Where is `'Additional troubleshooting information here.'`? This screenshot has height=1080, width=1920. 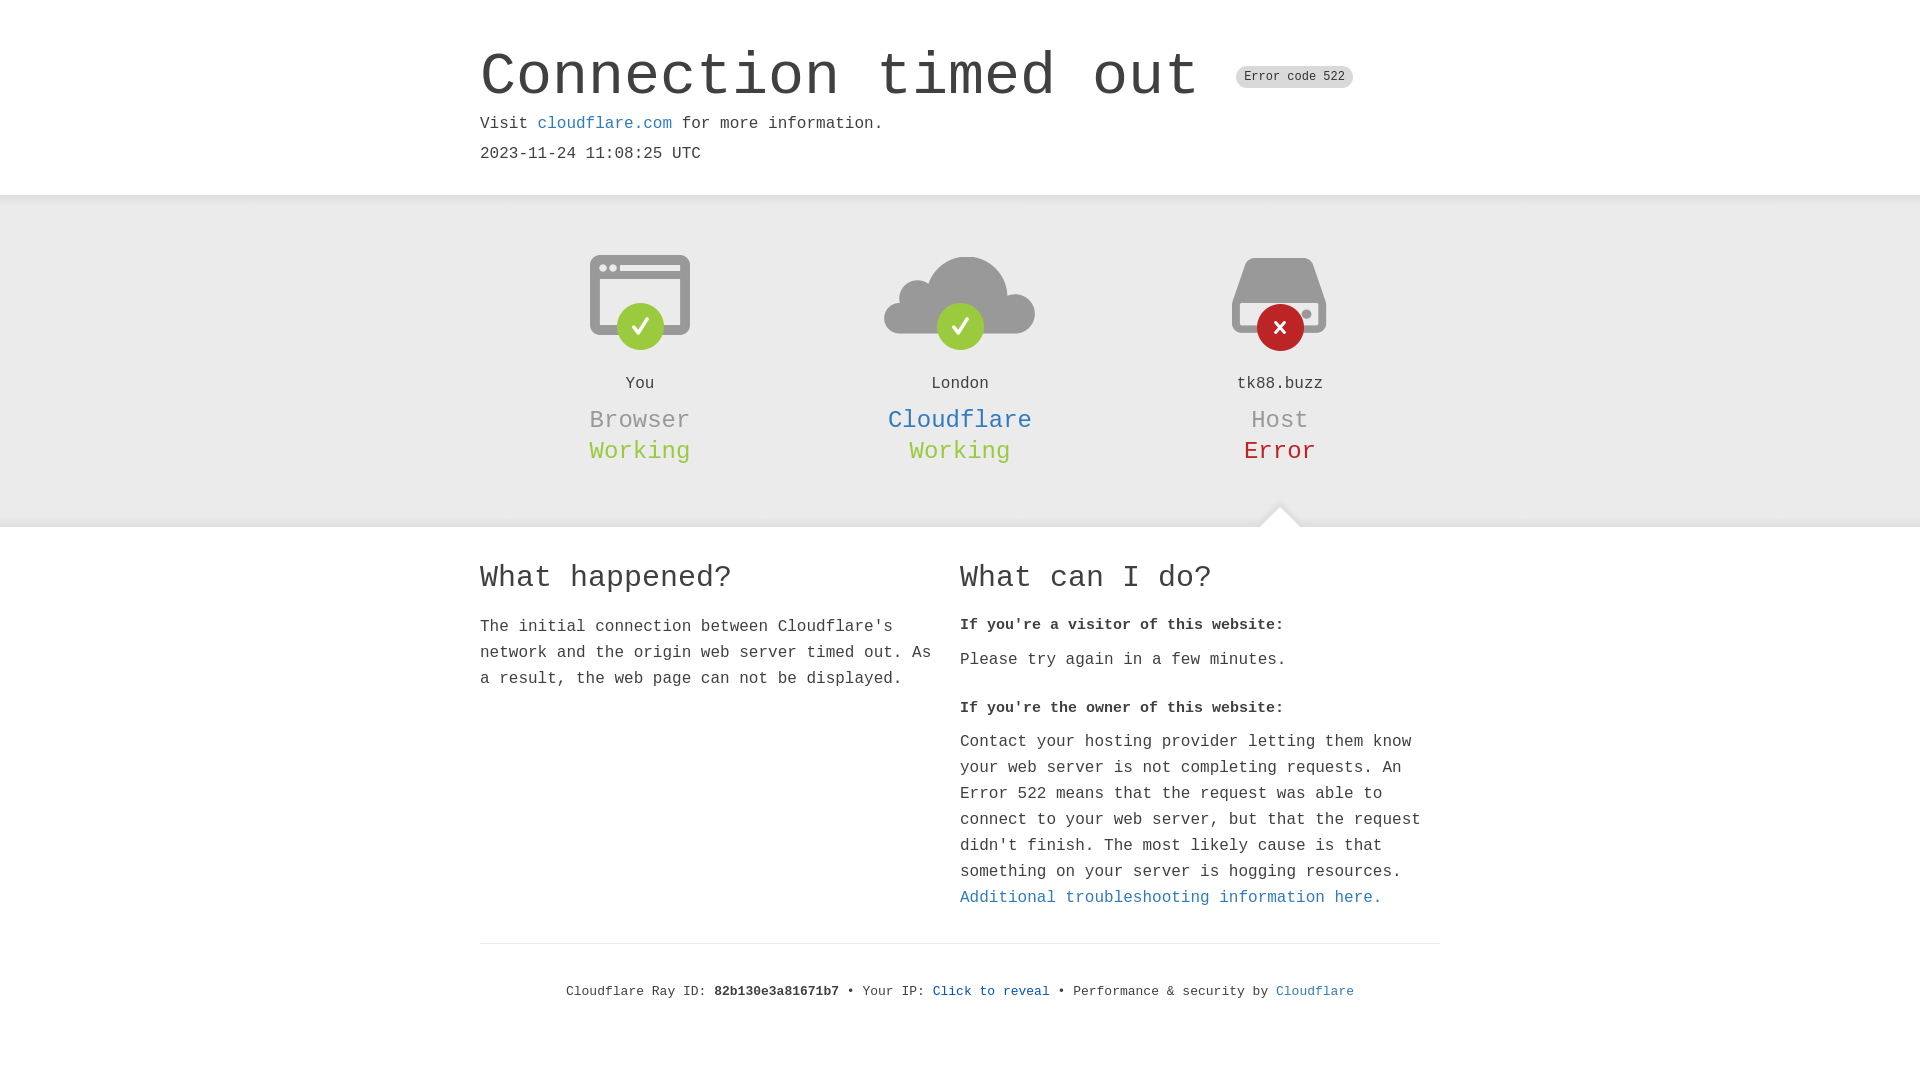
'Additional troubleshooting information here.' is located at coordinates (1171, 897).